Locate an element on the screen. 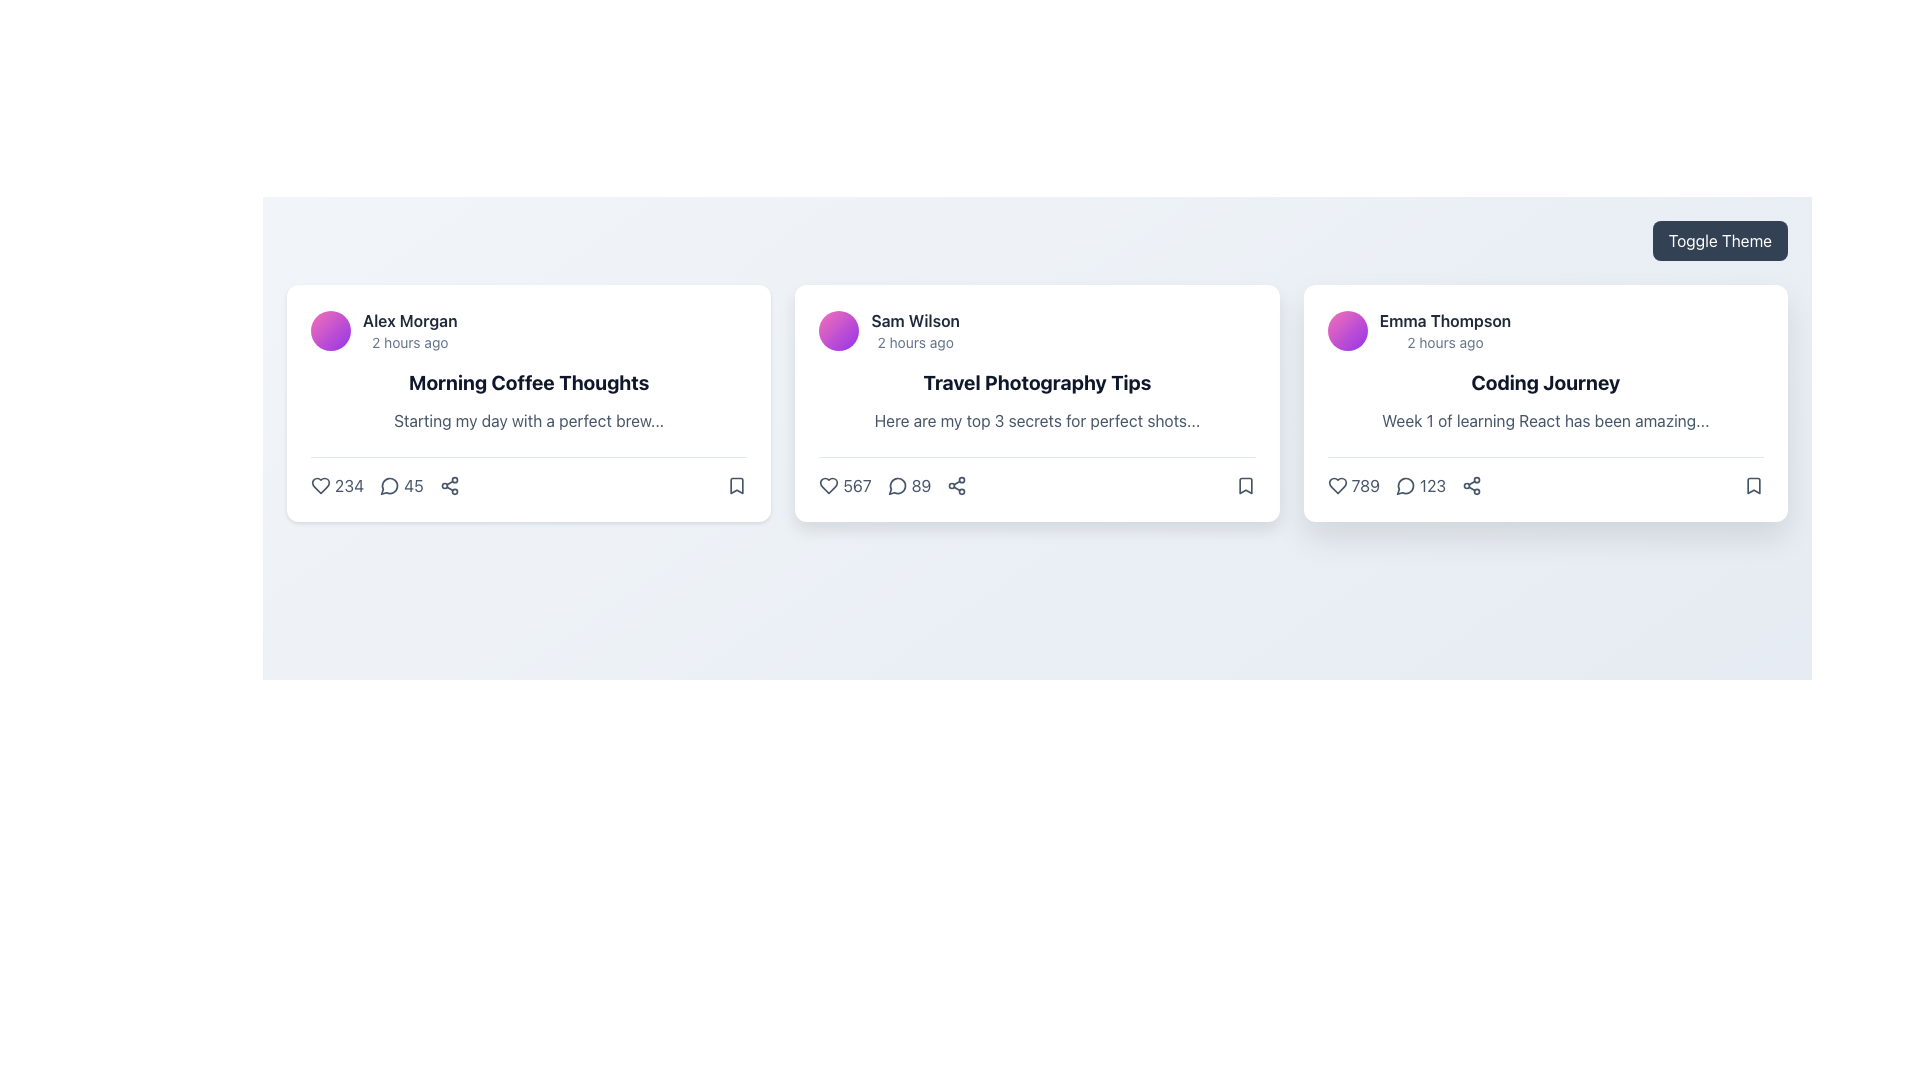  the speech bubble icon in the footer of the 'Coding Journey' card is located at coordinates (1405, 486).